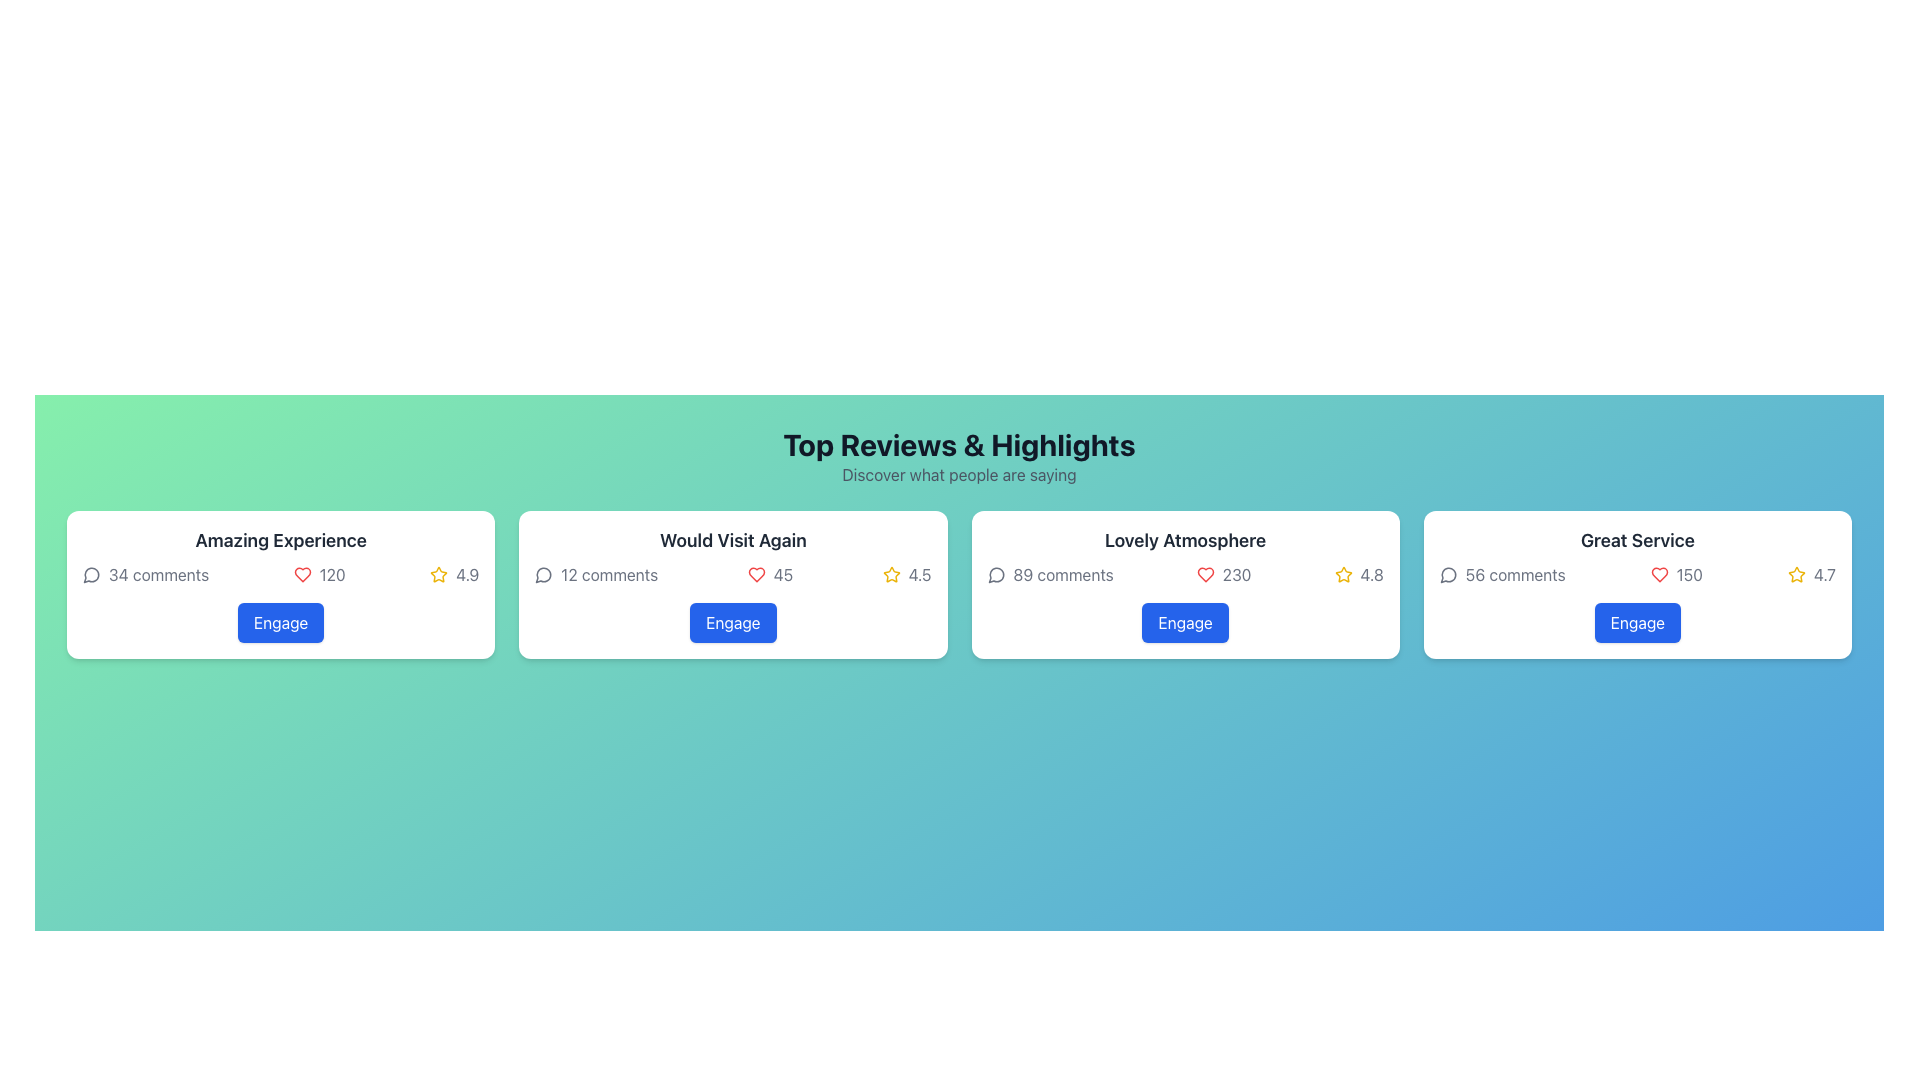 This screenshot has height=1080, width=1920. Describe the element at coordinates (906, 574) in the screenshot. I see `the Rating Display element that features a yellow outlined star icon and the numerical text '4.5', located in the second card of the 'Would Visit Again' section, to the right of the heart icon and likes count` at that location.